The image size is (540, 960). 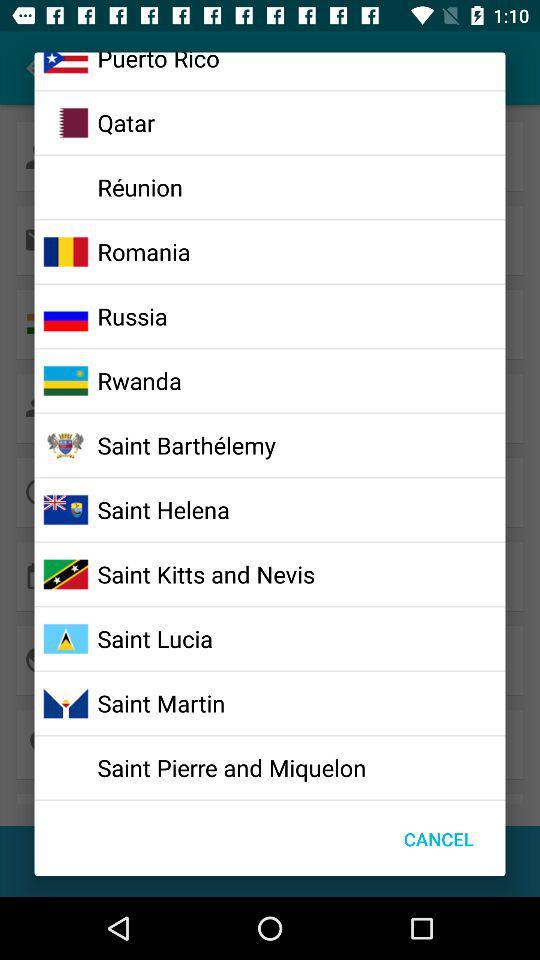 I want to click on the item below russia icon, so click(x=138, y=379).